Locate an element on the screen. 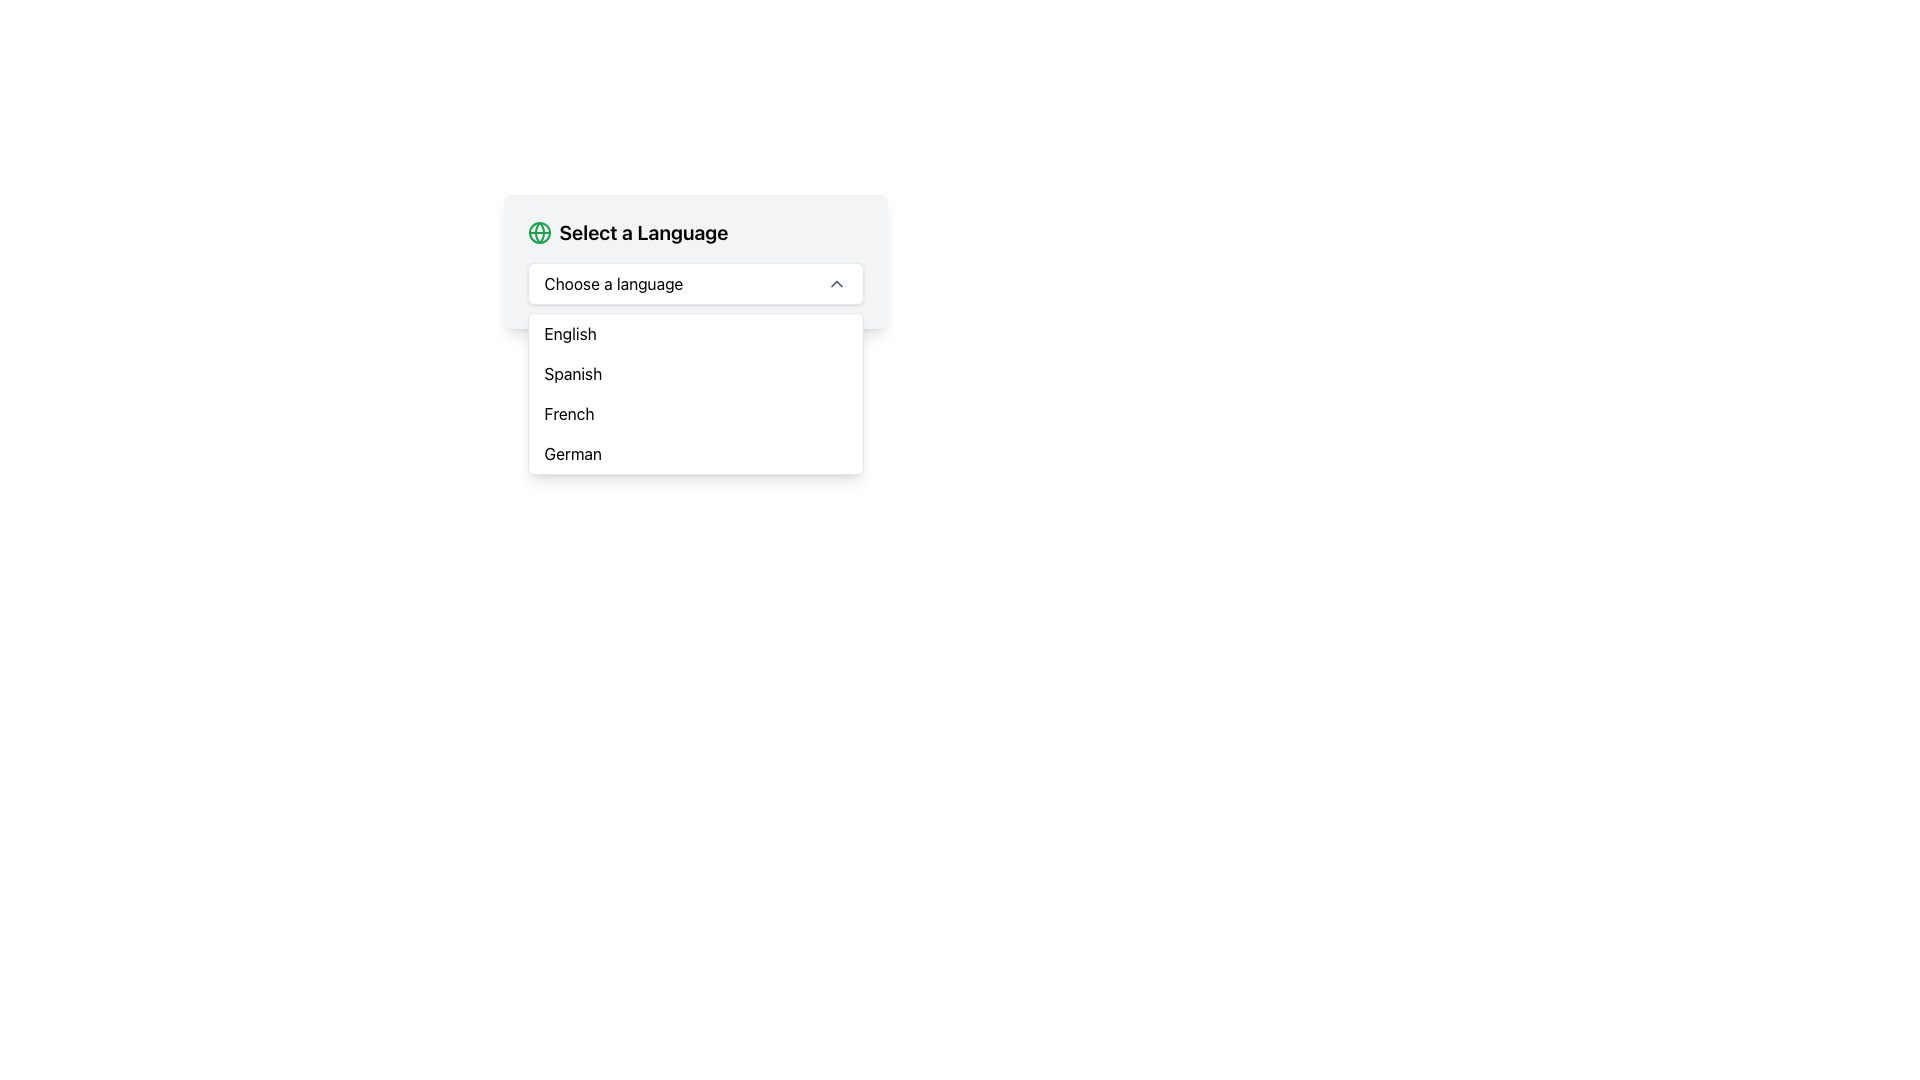 The height and width of the screenshot is (1080, 1920). the text 'French' in the dropdown menu under 'Select a Language' is located at coordinates (568, 412).